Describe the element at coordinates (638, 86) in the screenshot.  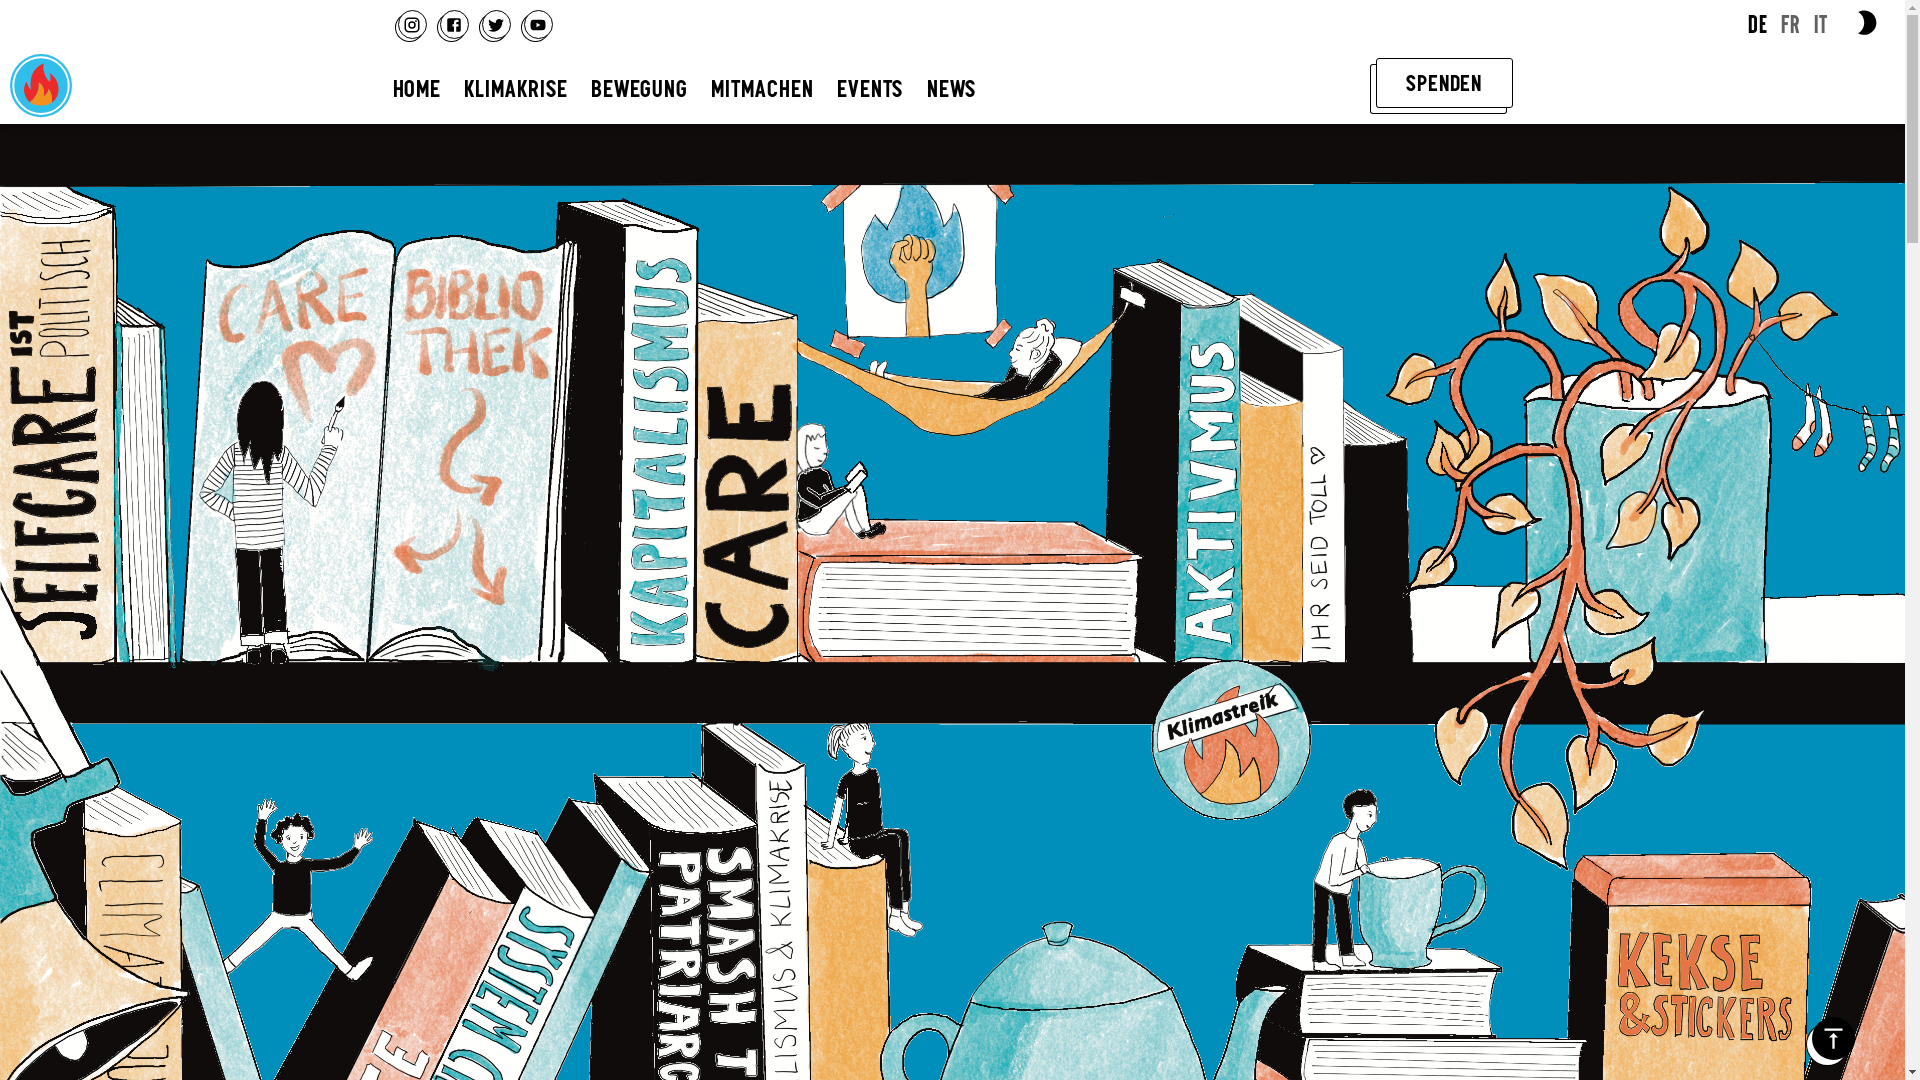
I see `'BEWEGUNG'` at that location.